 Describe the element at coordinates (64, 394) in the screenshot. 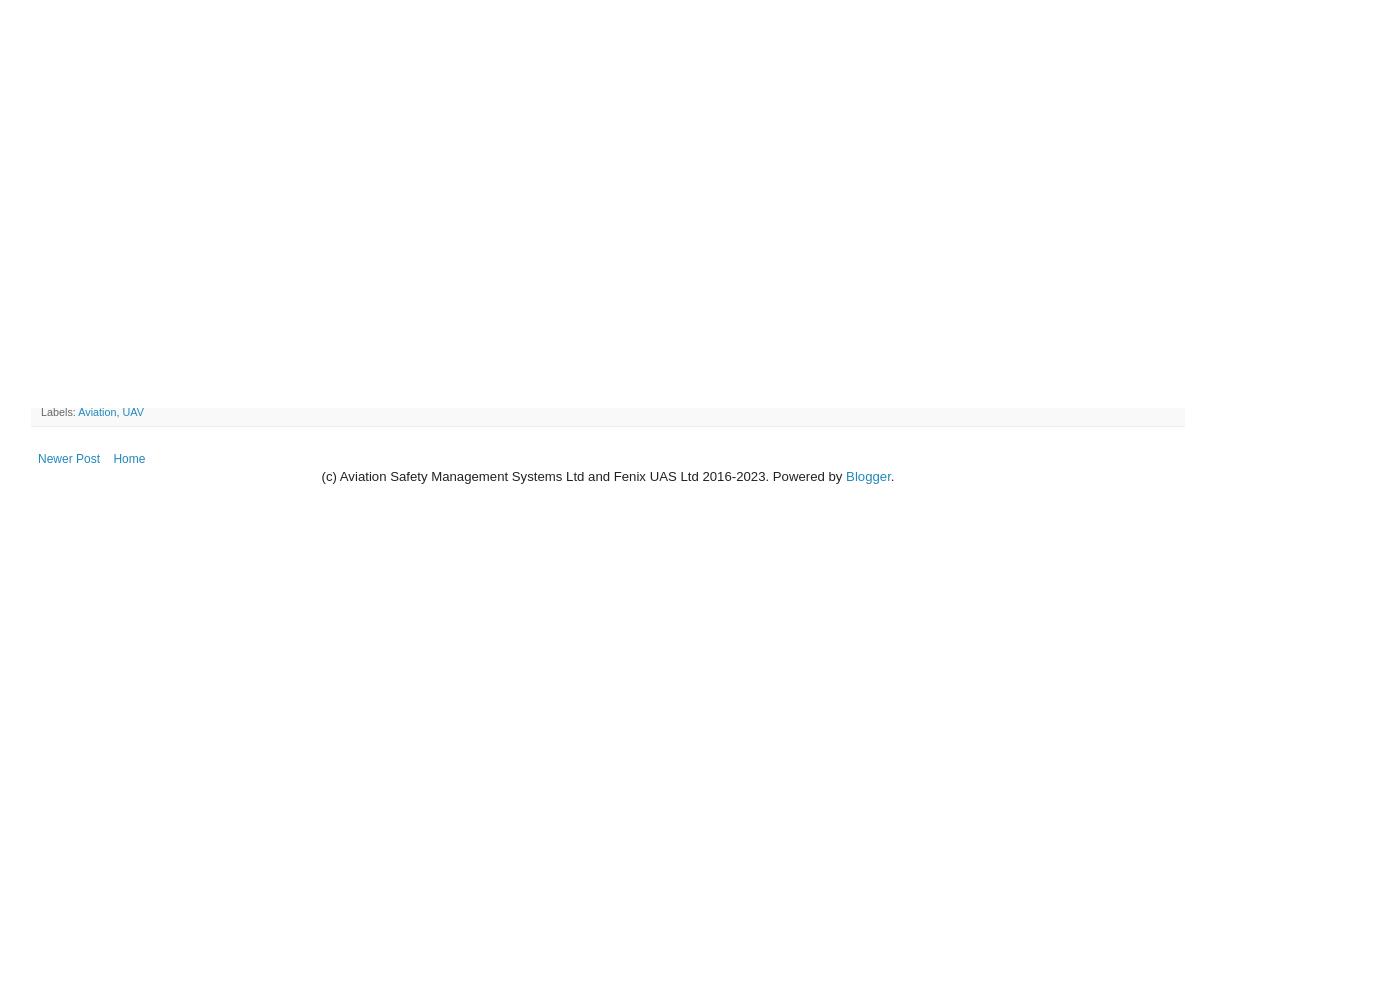

I see `'Email This'` at that location.